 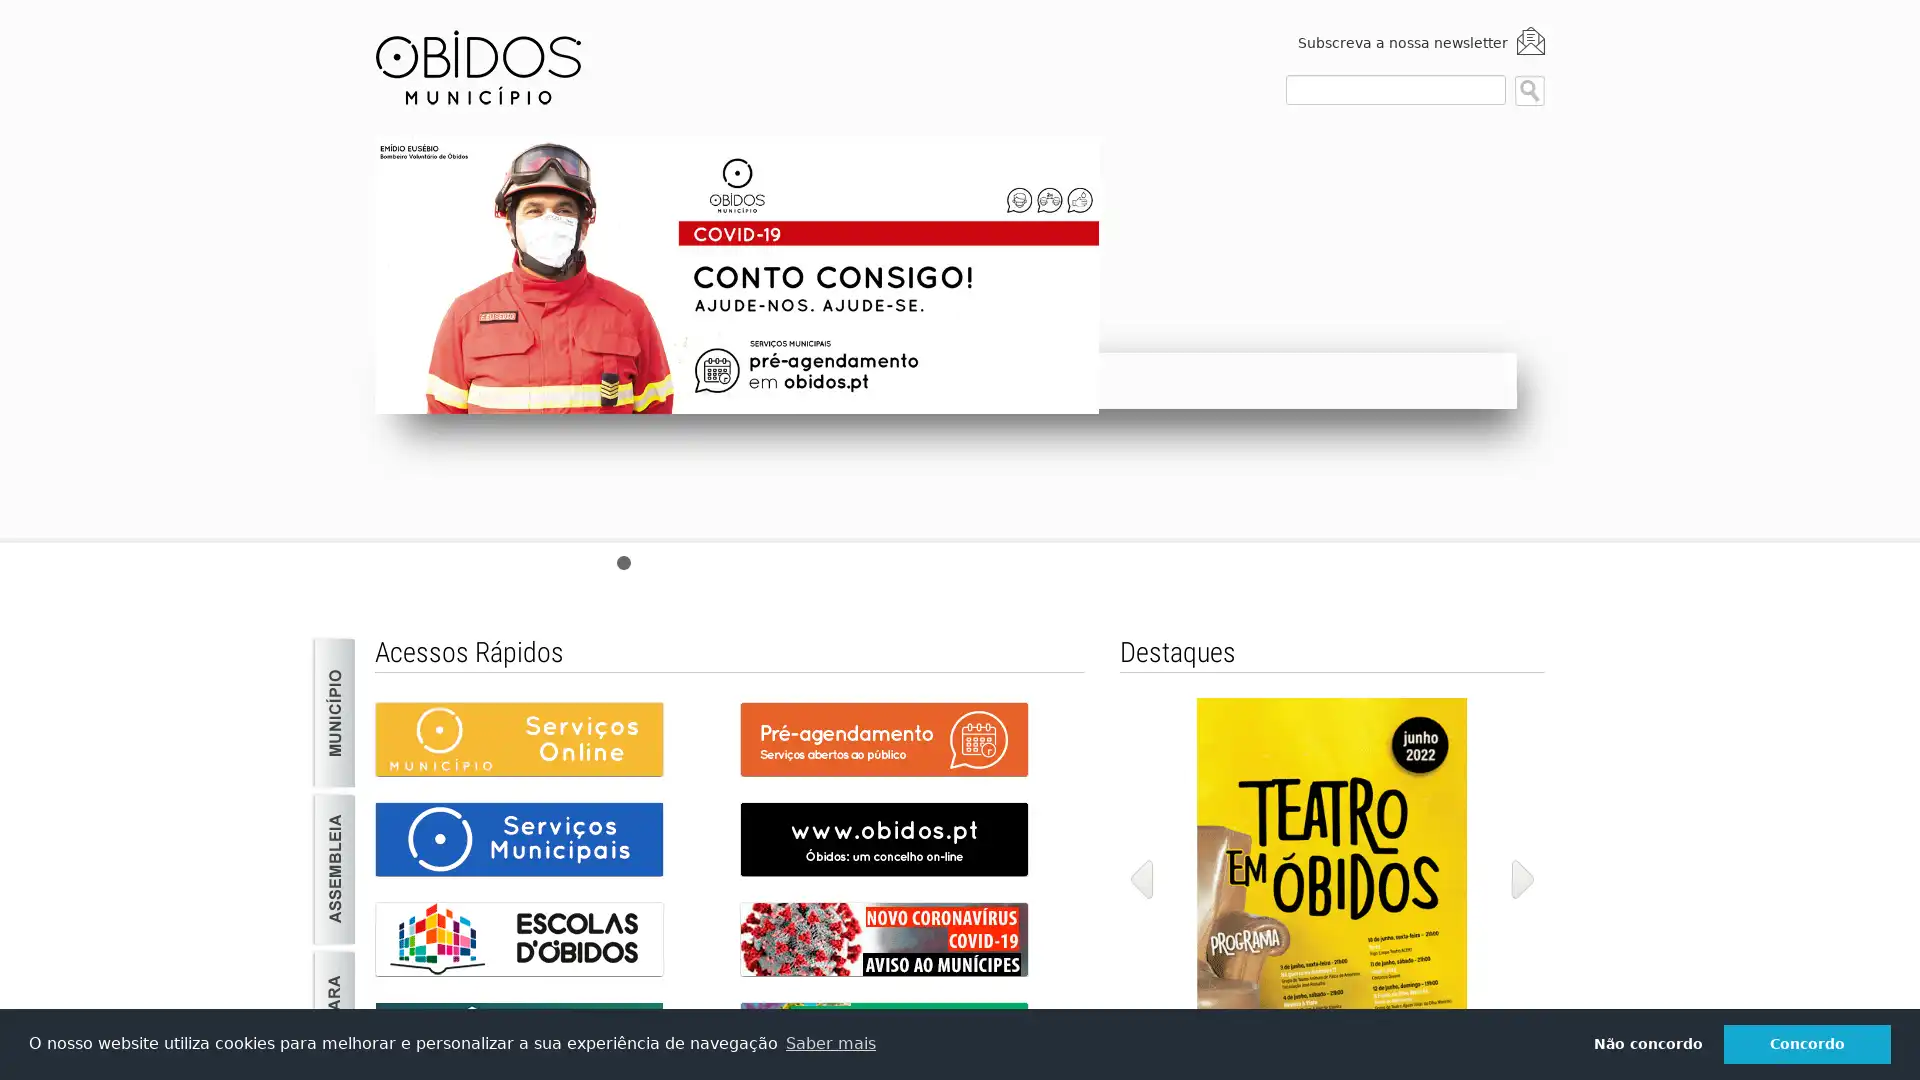 I want to click on learn more about cookies, so click(x=830, y=1043).